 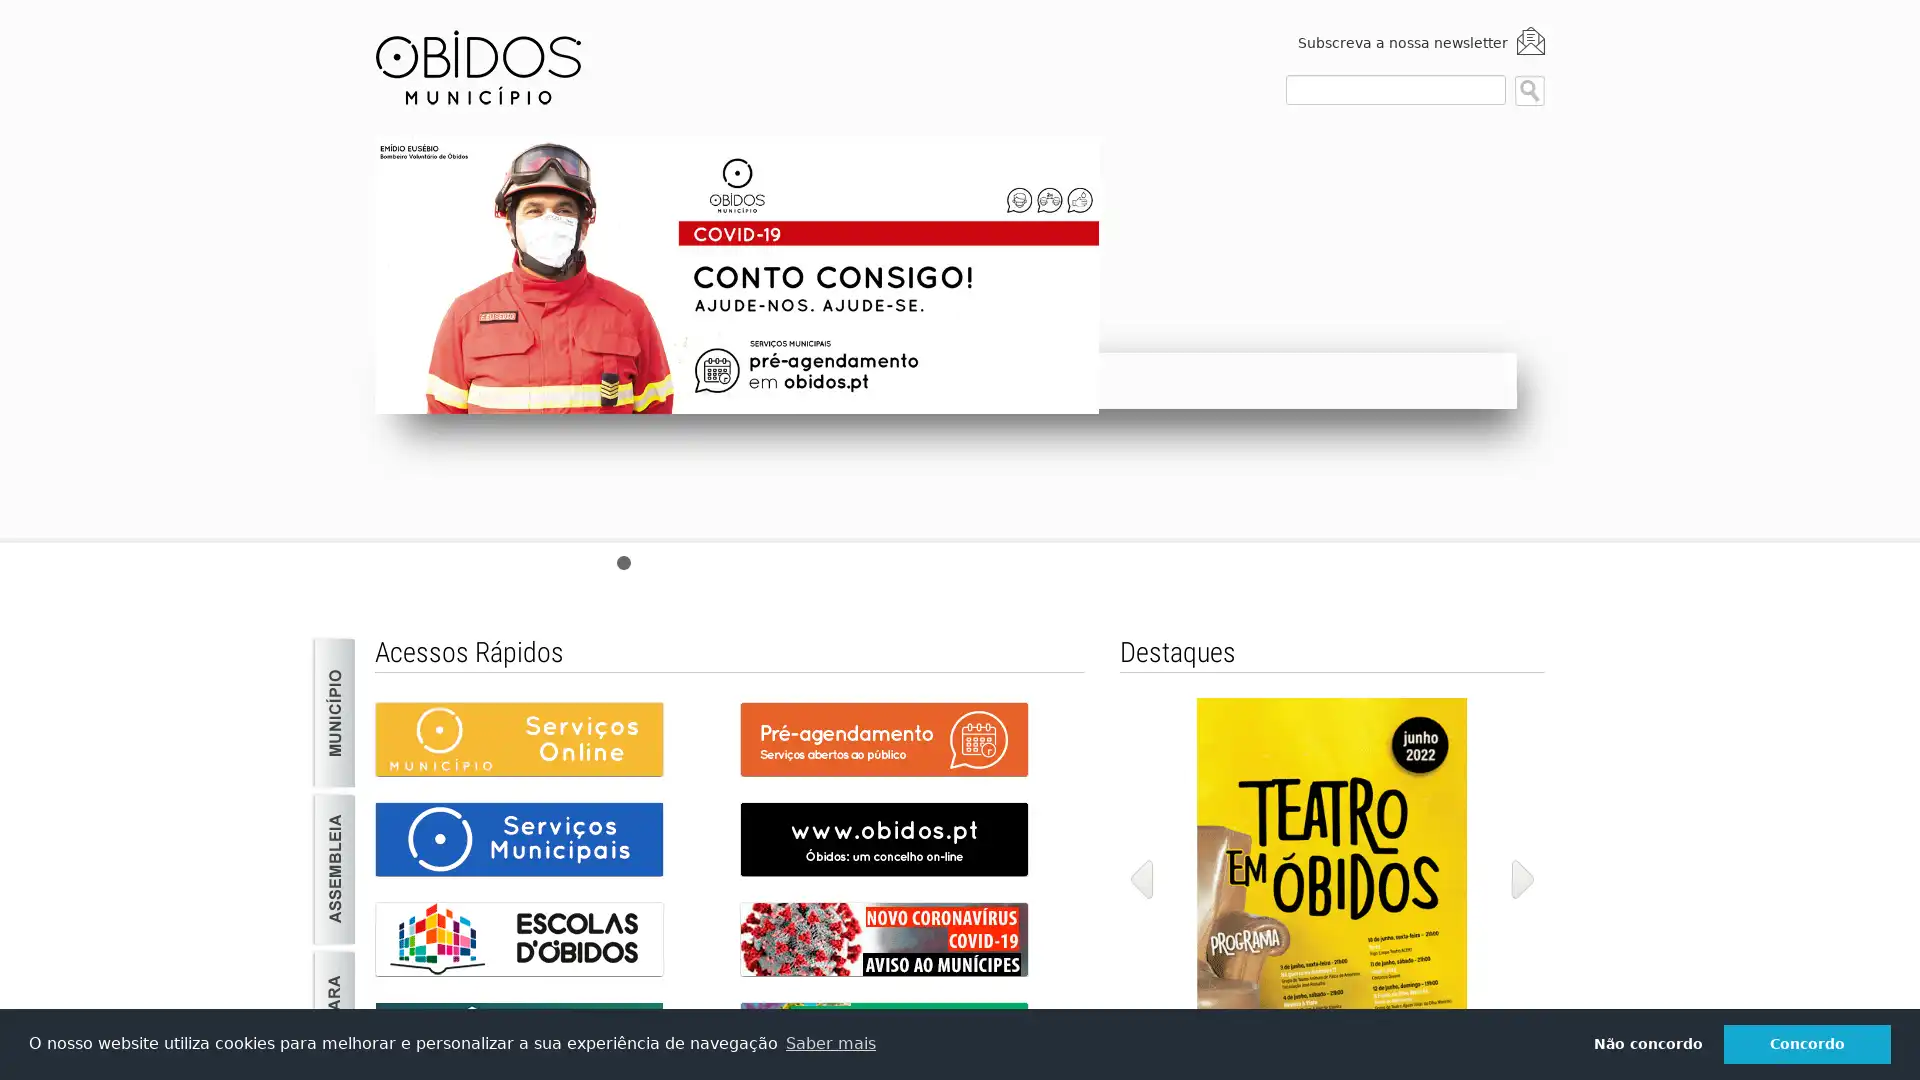 I want to click on learn more about cookies, so click(x=830, y=1043).